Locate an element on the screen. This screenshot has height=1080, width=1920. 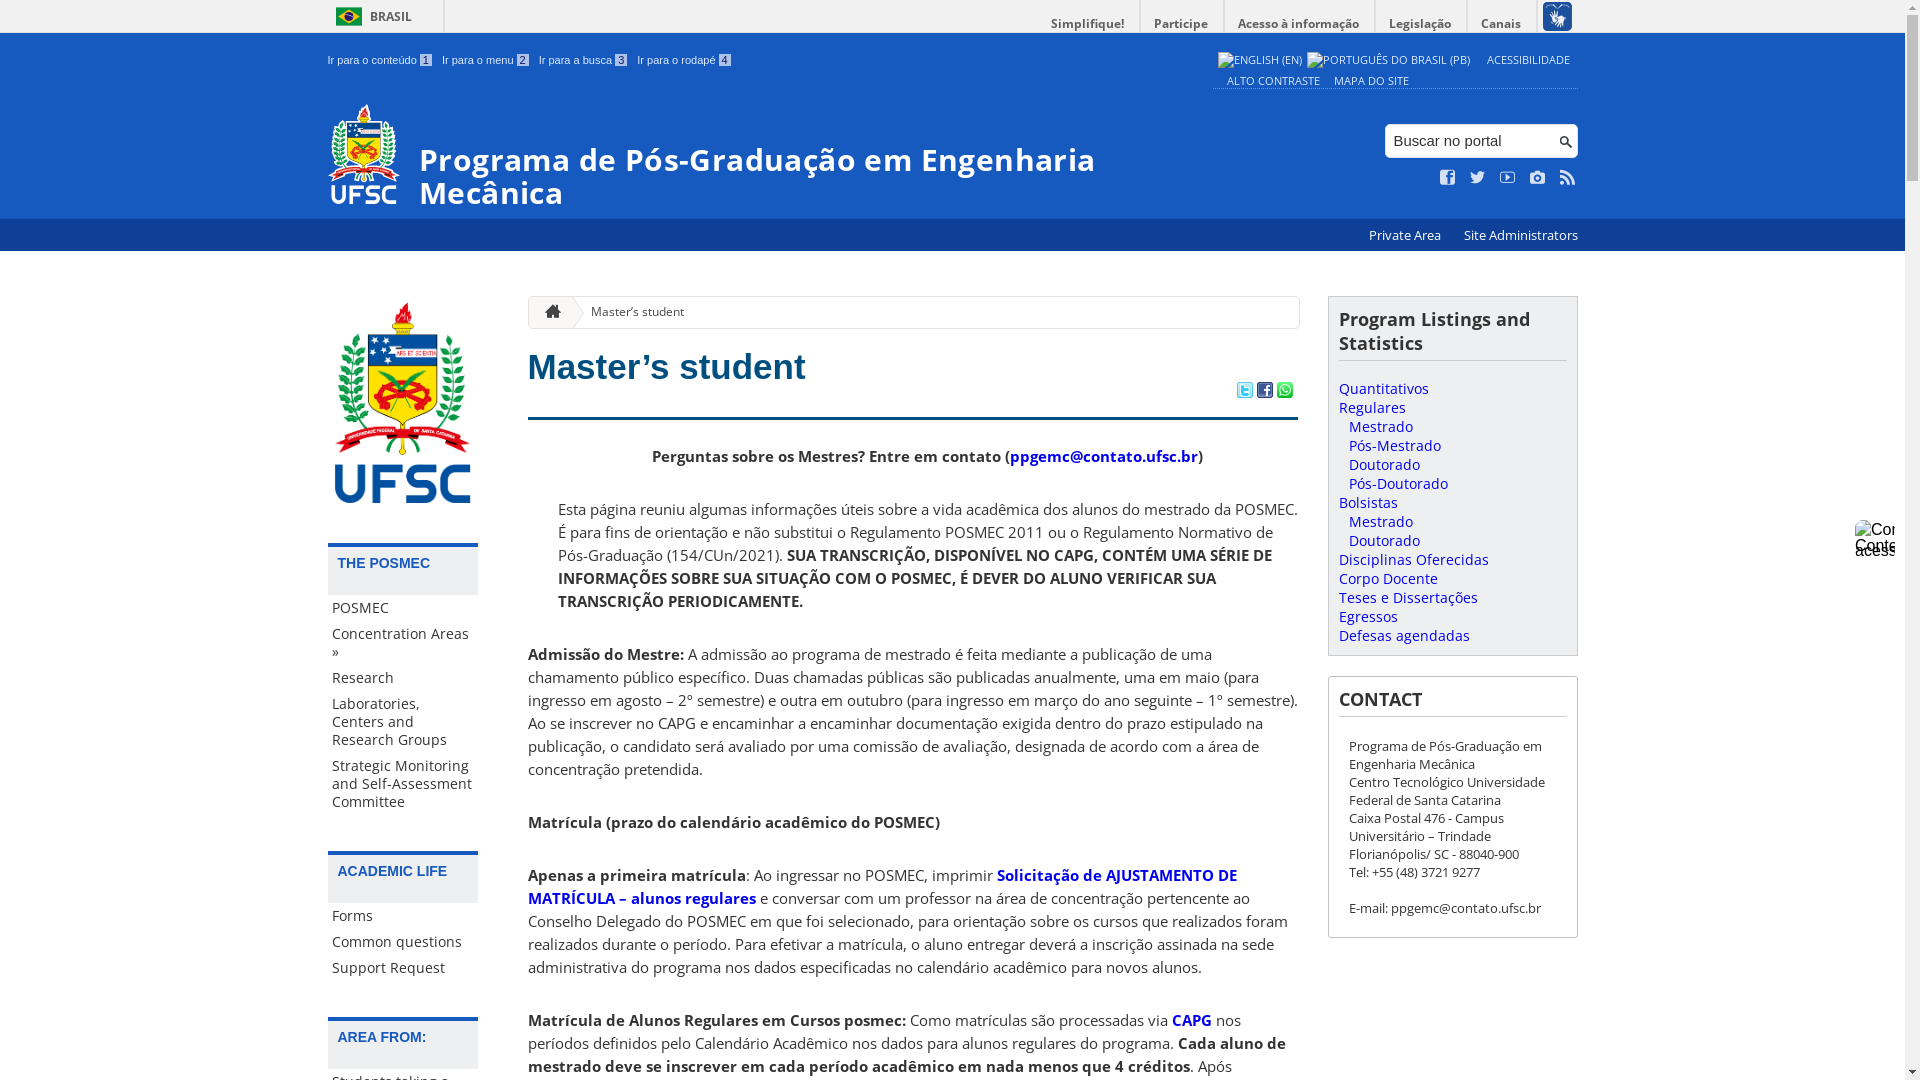
'Regulares' is located at coordinates (1370, 406).